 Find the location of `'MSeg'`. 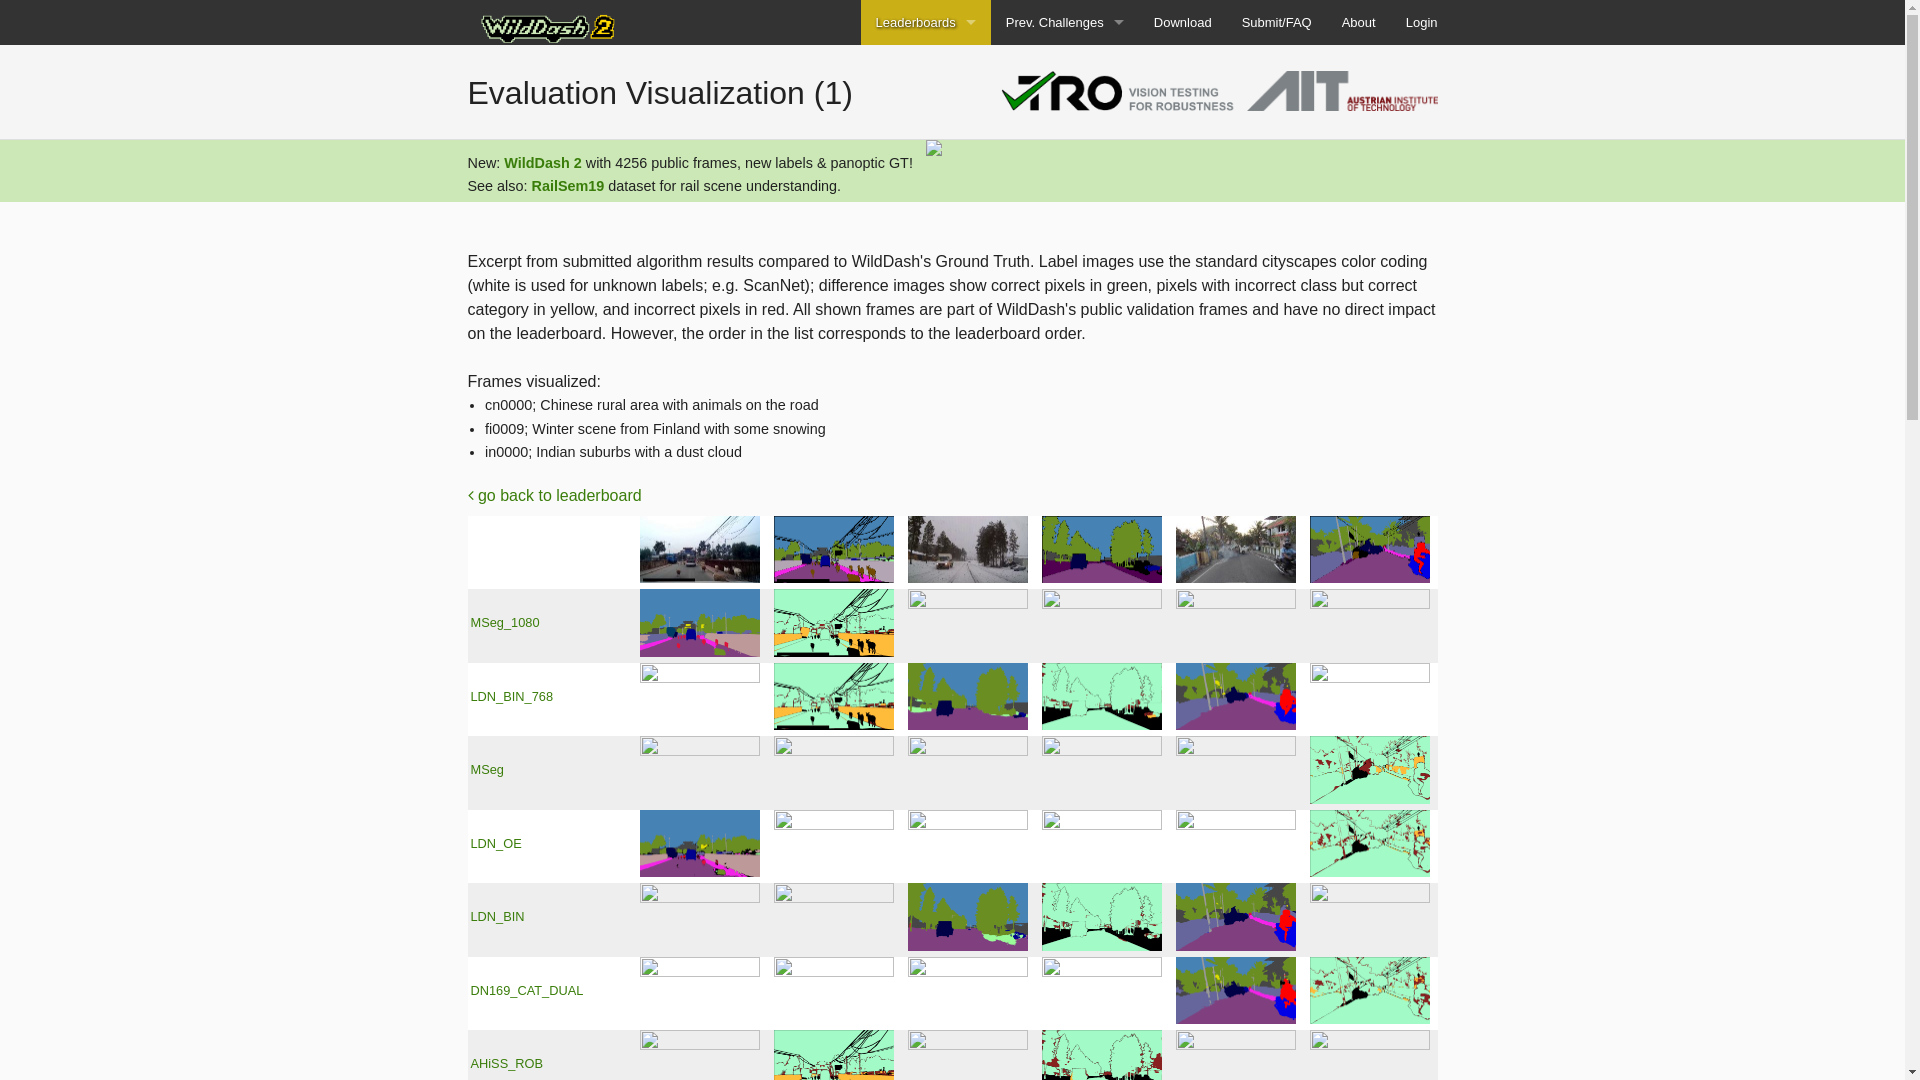

'MSeg' is located at coordinates (486, 768).